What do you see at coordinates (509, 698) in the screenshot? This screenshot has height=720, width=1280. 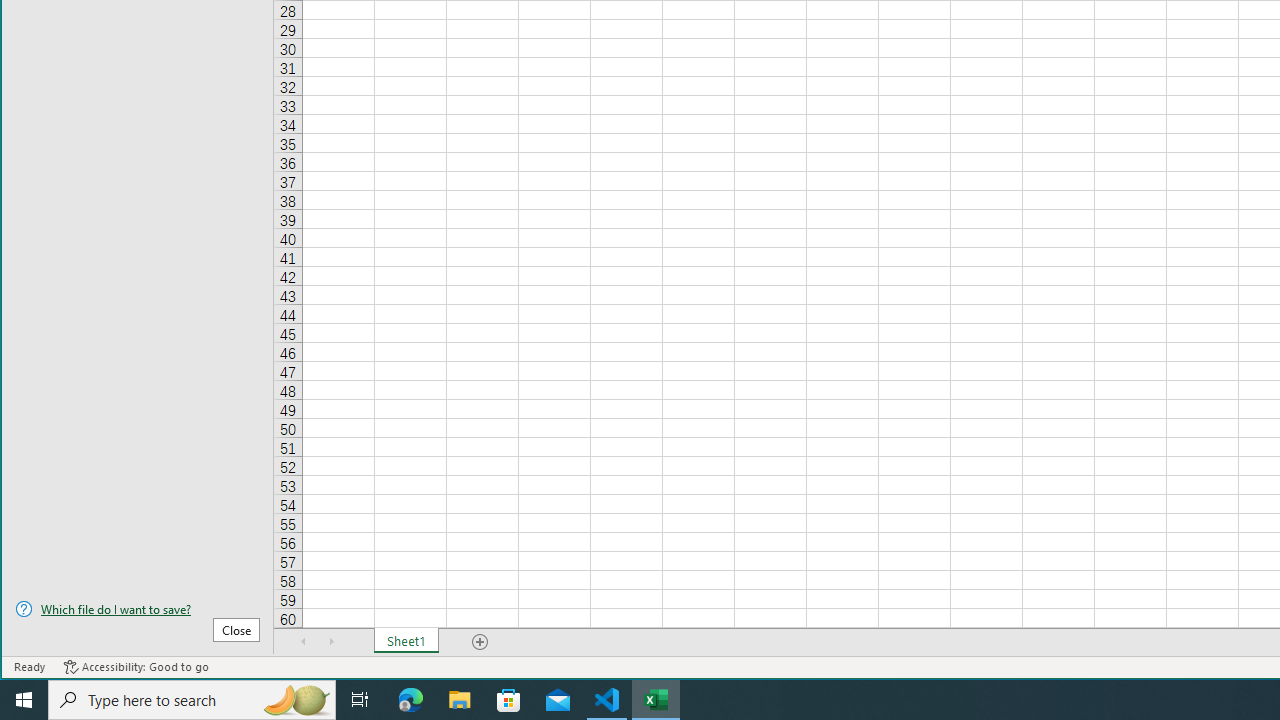 I see `'Microsoft Store'` at bounding box center [509, 698].